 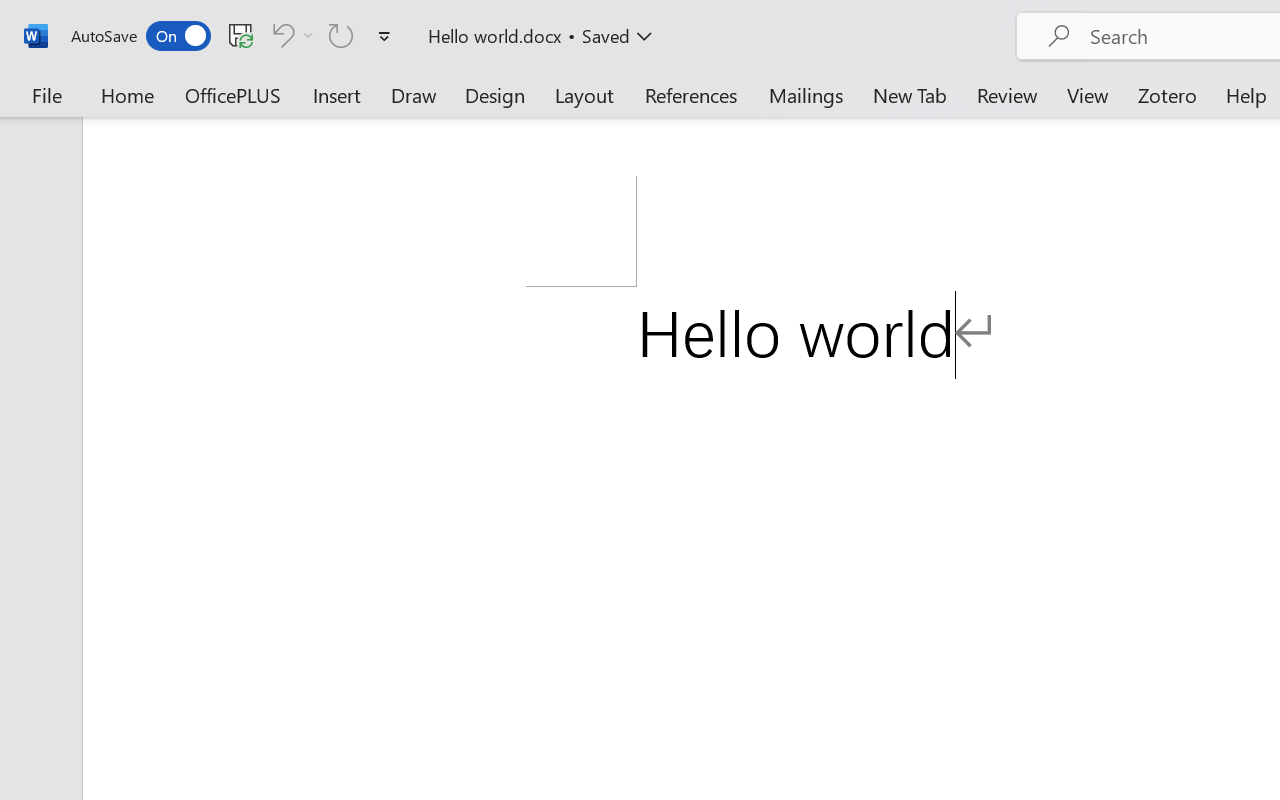 What do you see at coordinates (240, 34) in the screenshot?
I see `'Save'` at bounding box center [240, 34].